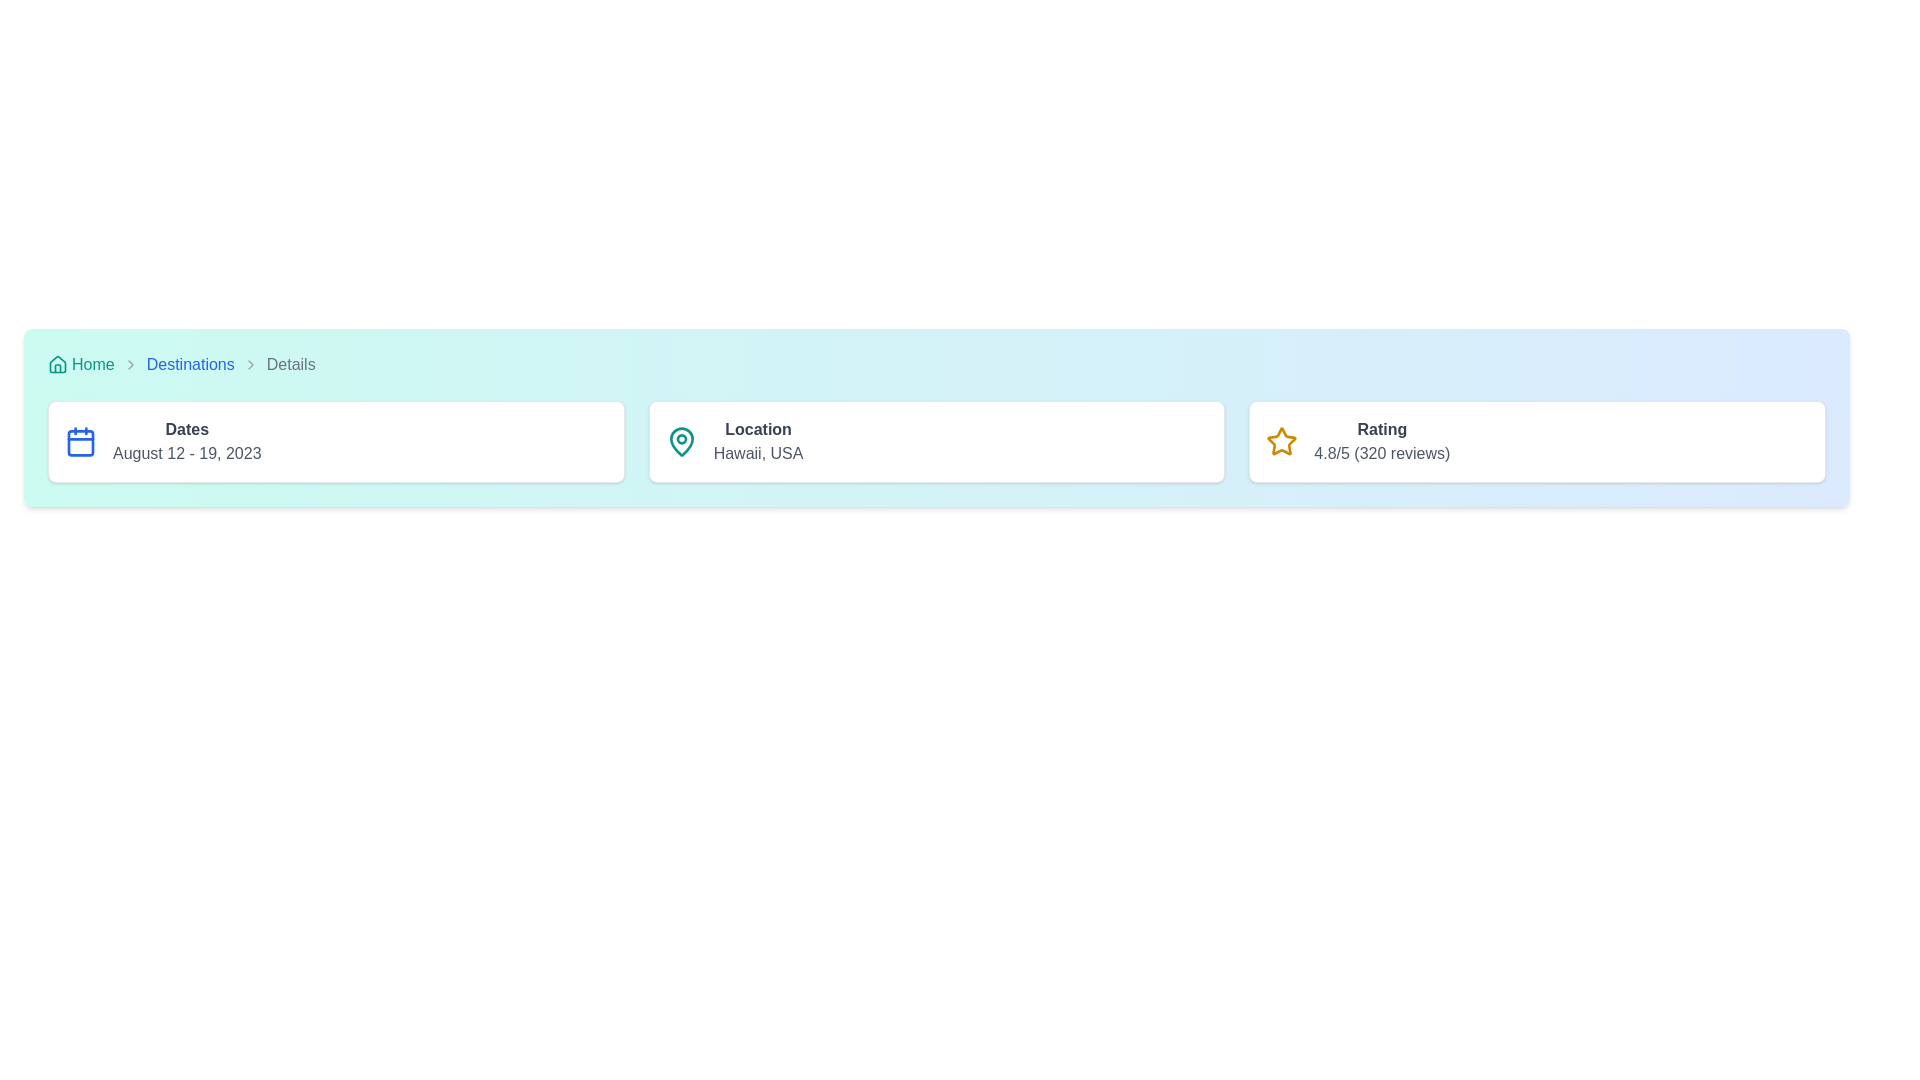  What do you see at coordinates (187, 441) in the screenshot?
I see `the 'Dates' text label, which features a bold title 'Dates' and a lighter subtitle 'August 12 - 19, 2023', located in the leftmost box of a row of three boxes` at bounding box center [187, 441].